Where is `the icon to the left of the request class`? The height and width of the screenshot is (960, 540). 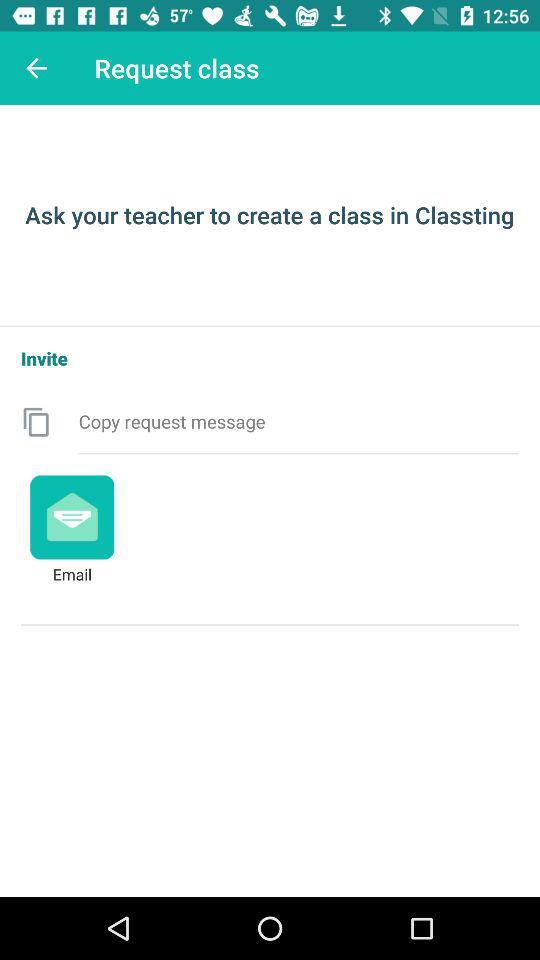
the icon to the left of the request class is located at coordinates (36, 68).